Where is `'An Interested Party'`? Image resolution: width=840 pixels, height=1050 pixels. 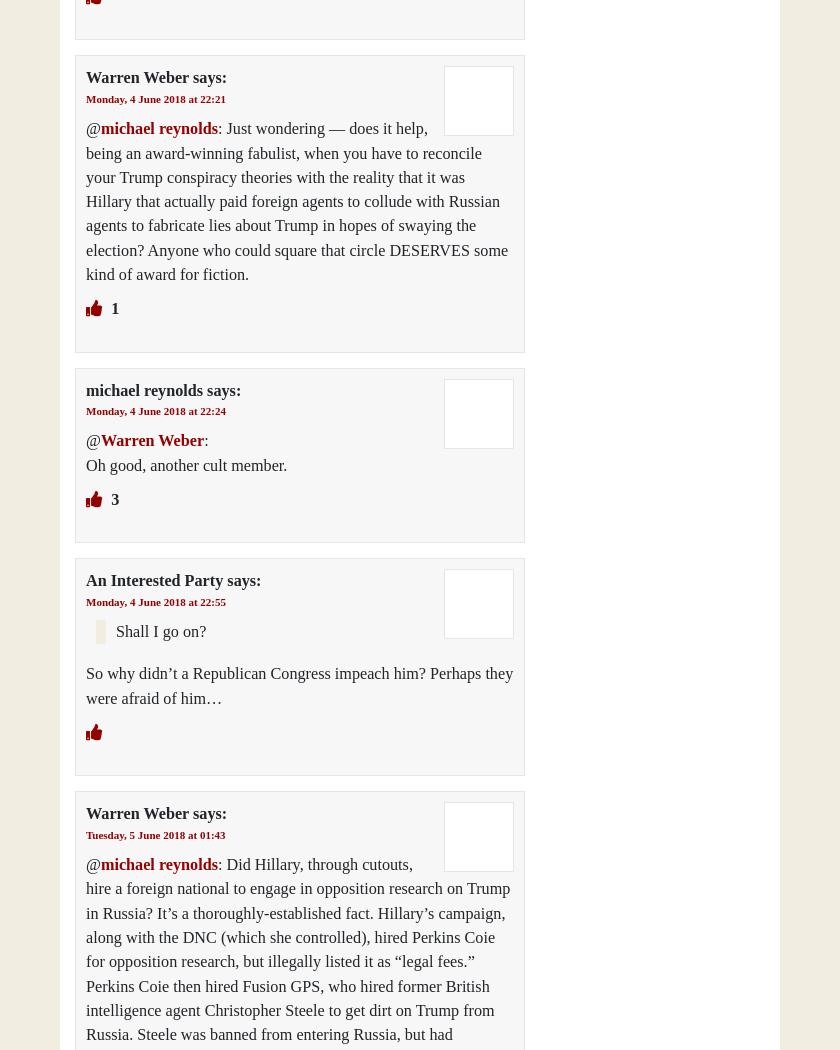 'An Interested Party' is located at coordinates (154, 579).